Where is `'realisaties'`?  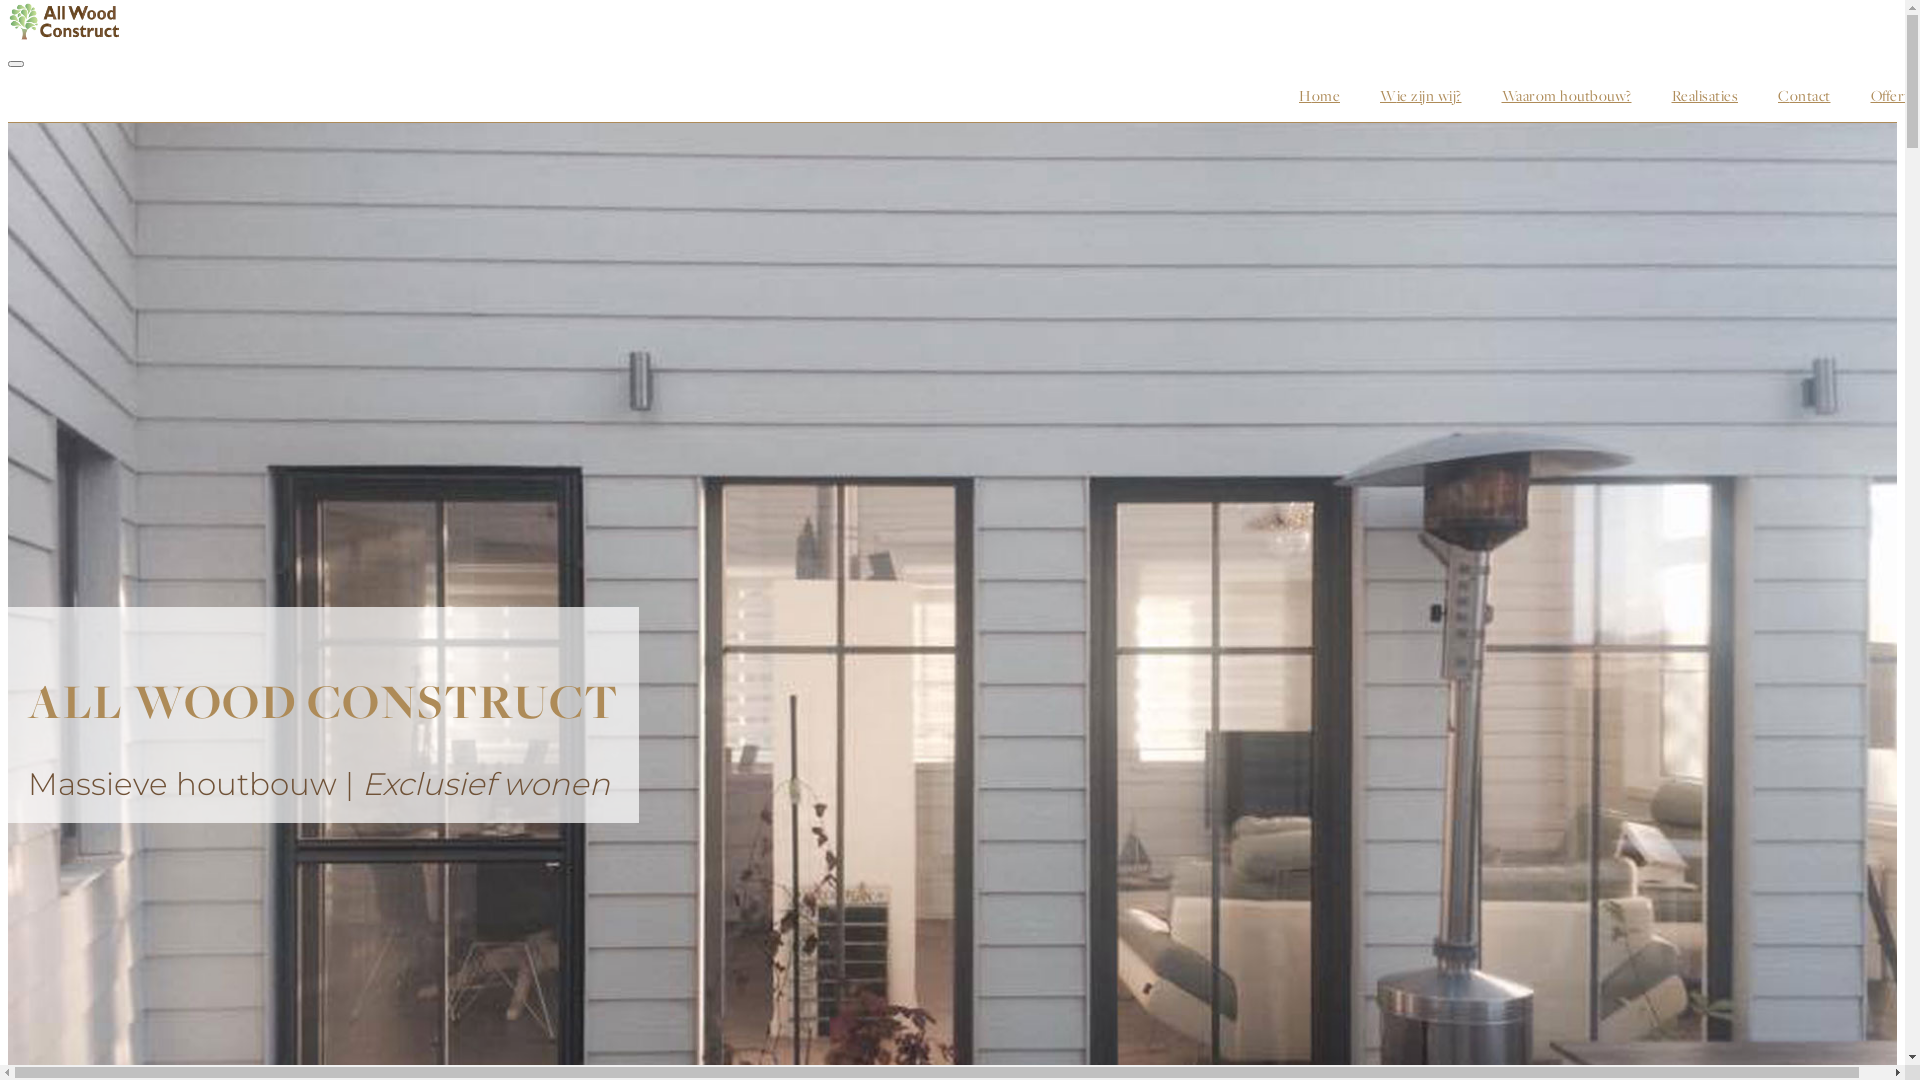
'realisaties' is located at coordinates (1704, 95).